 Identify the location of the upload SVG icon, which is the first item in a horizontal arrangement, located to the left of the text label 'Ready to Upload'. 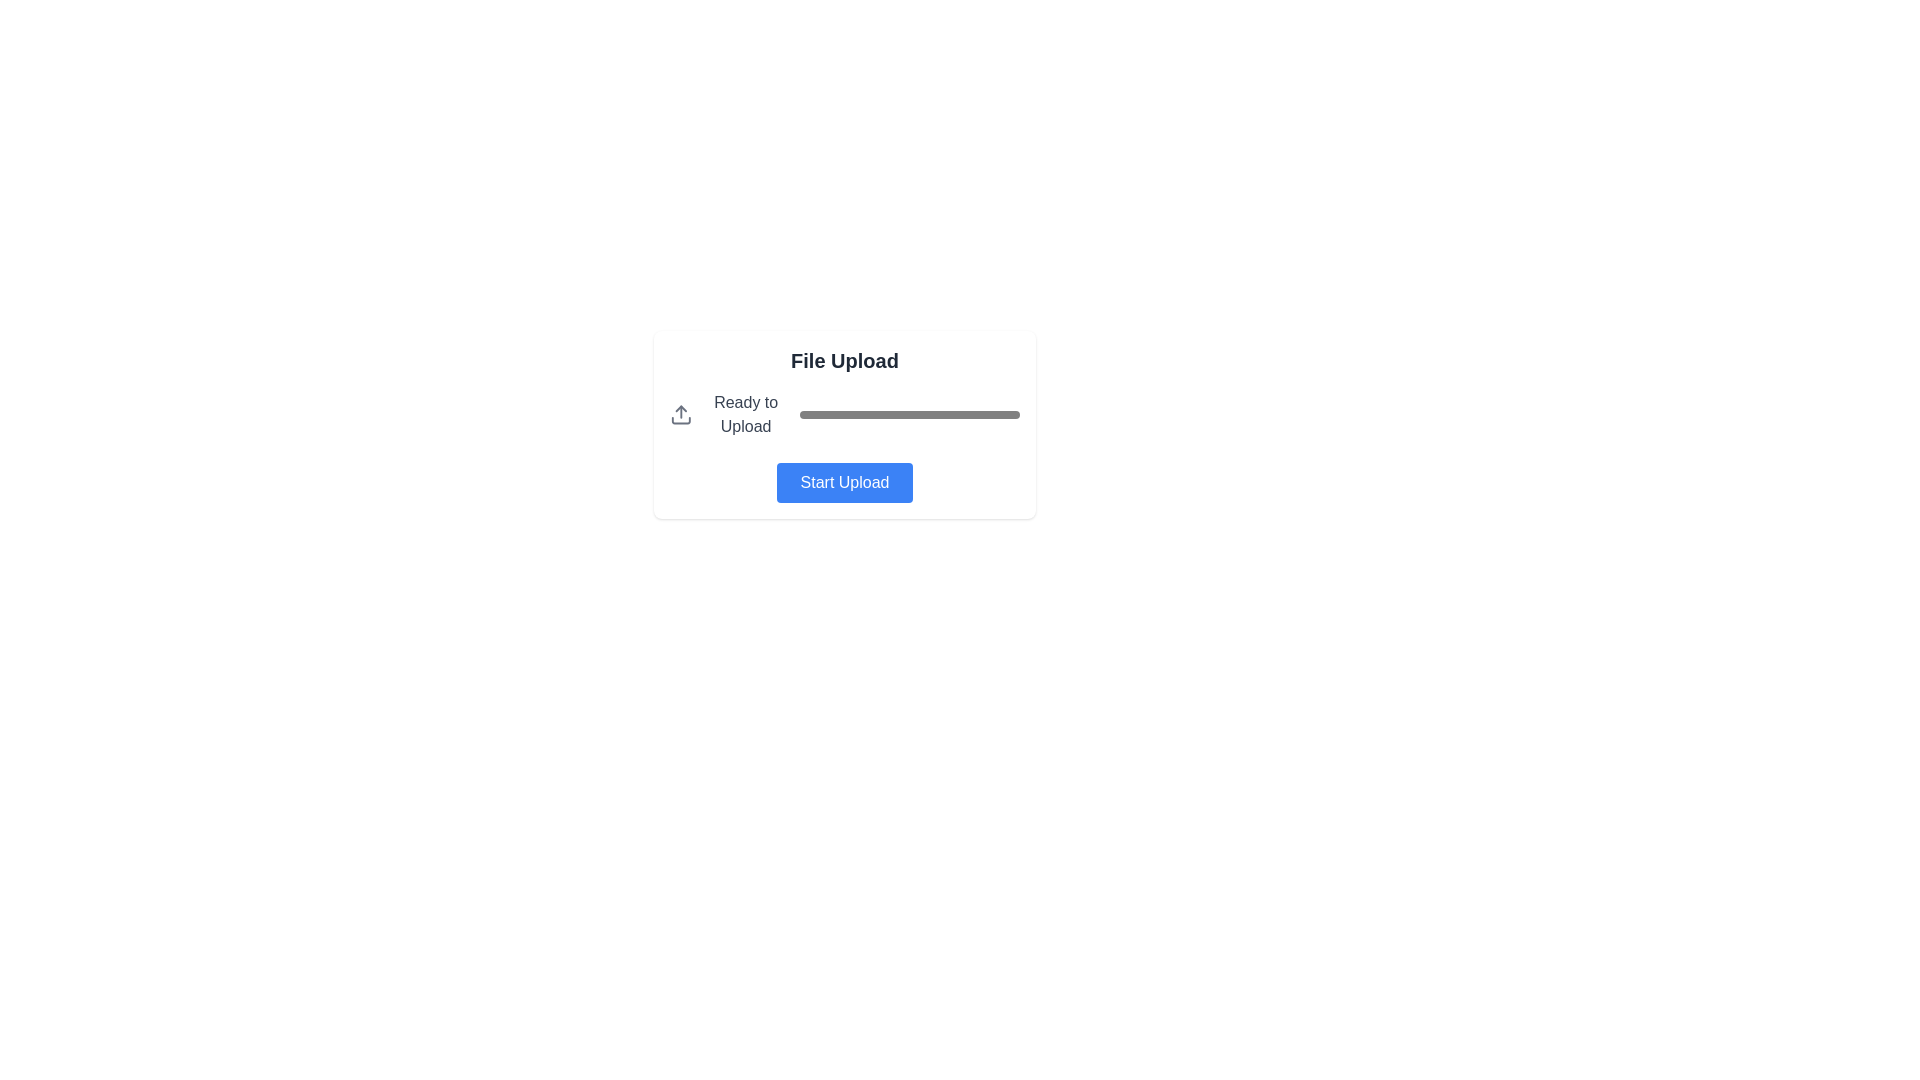
(681, 414).